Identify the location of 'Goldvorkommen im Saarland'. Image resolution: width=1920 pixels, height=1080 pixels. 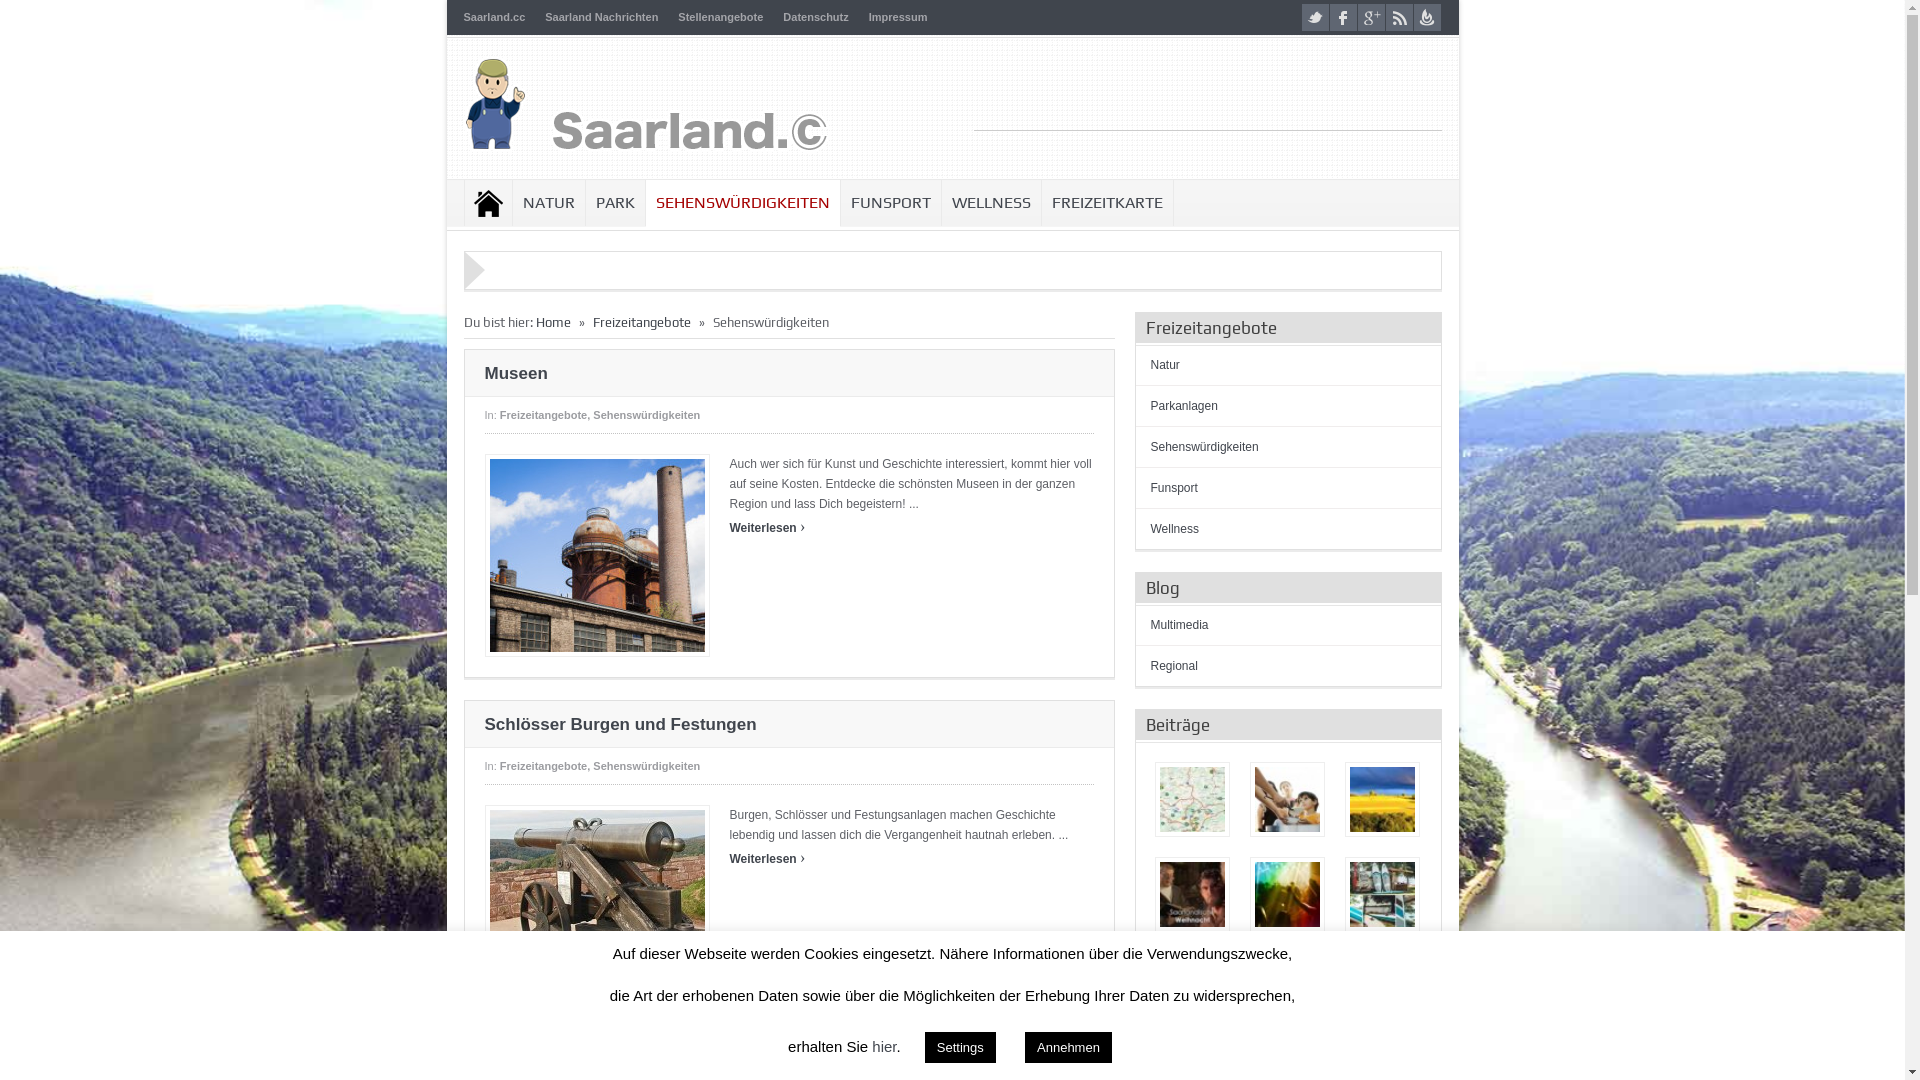
(1286, 988).